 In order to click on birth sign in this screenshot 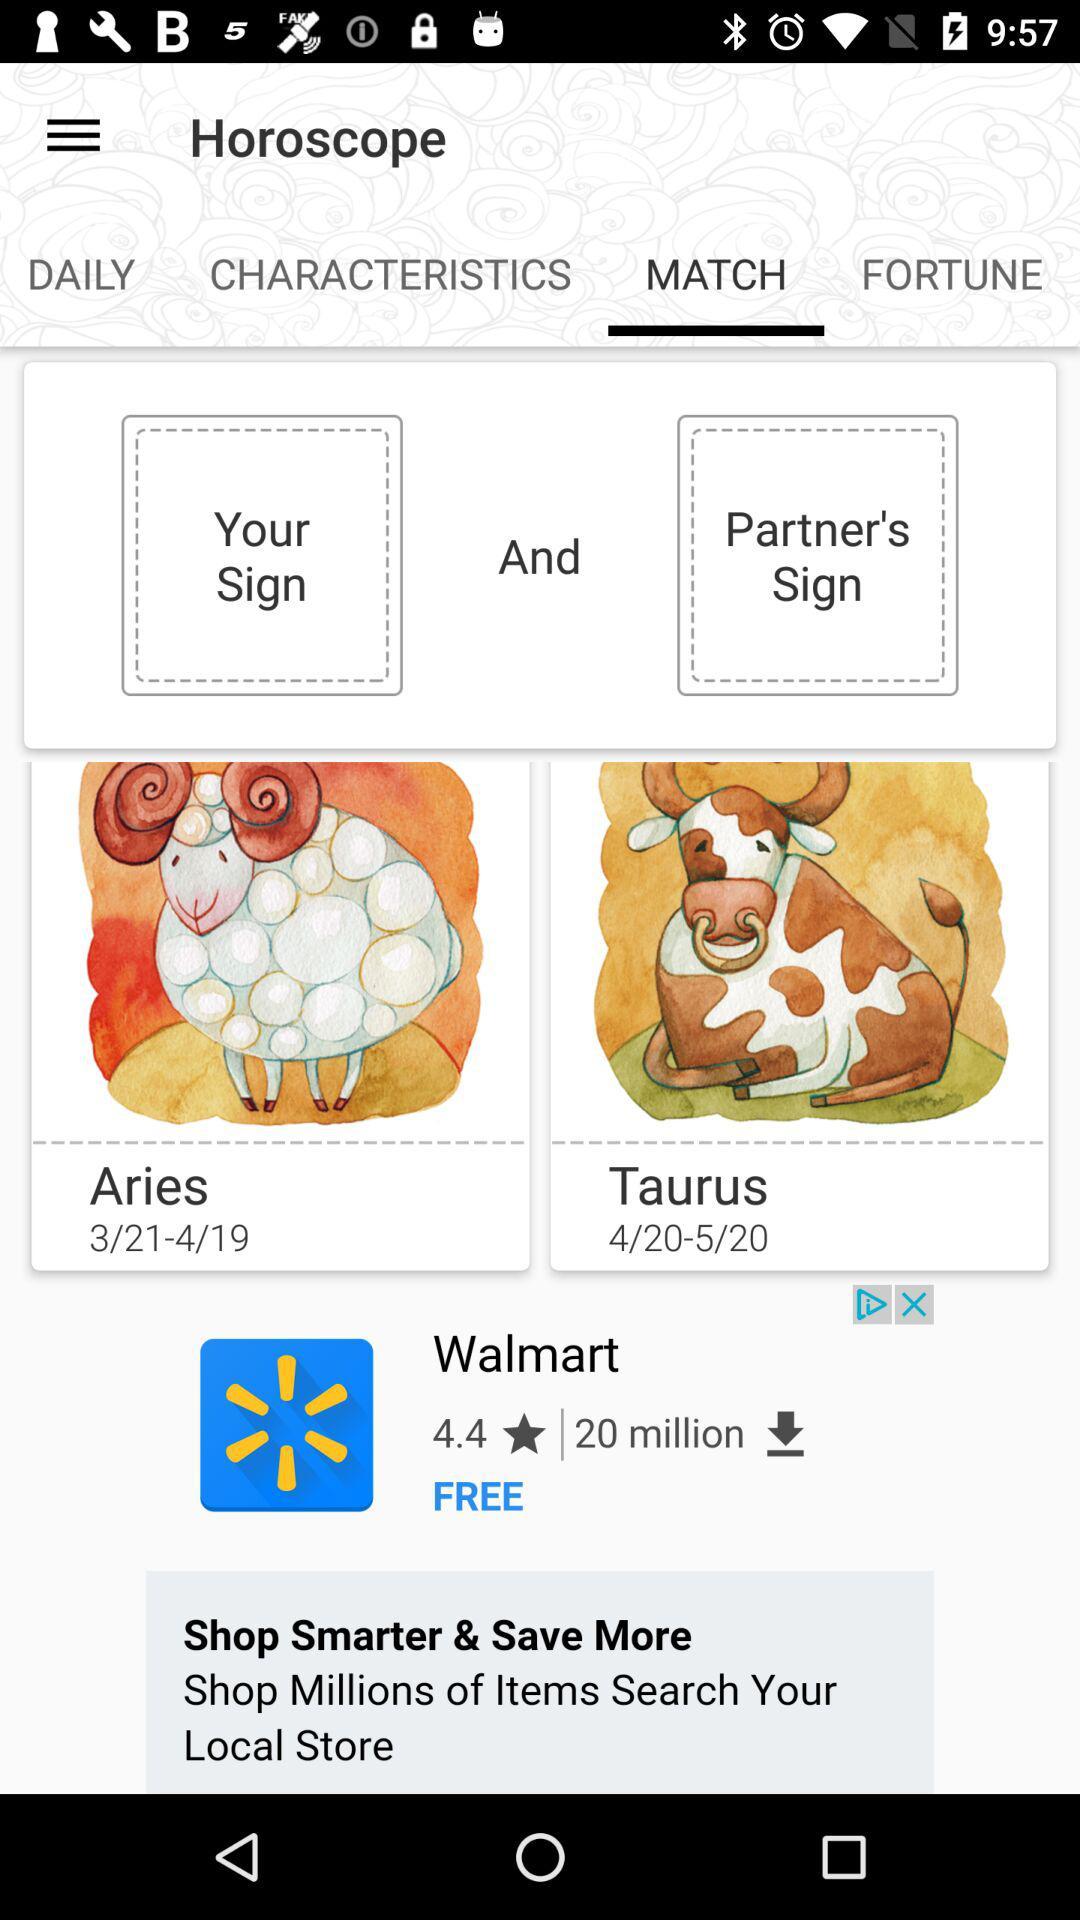, I will do `click(798, 949)`.